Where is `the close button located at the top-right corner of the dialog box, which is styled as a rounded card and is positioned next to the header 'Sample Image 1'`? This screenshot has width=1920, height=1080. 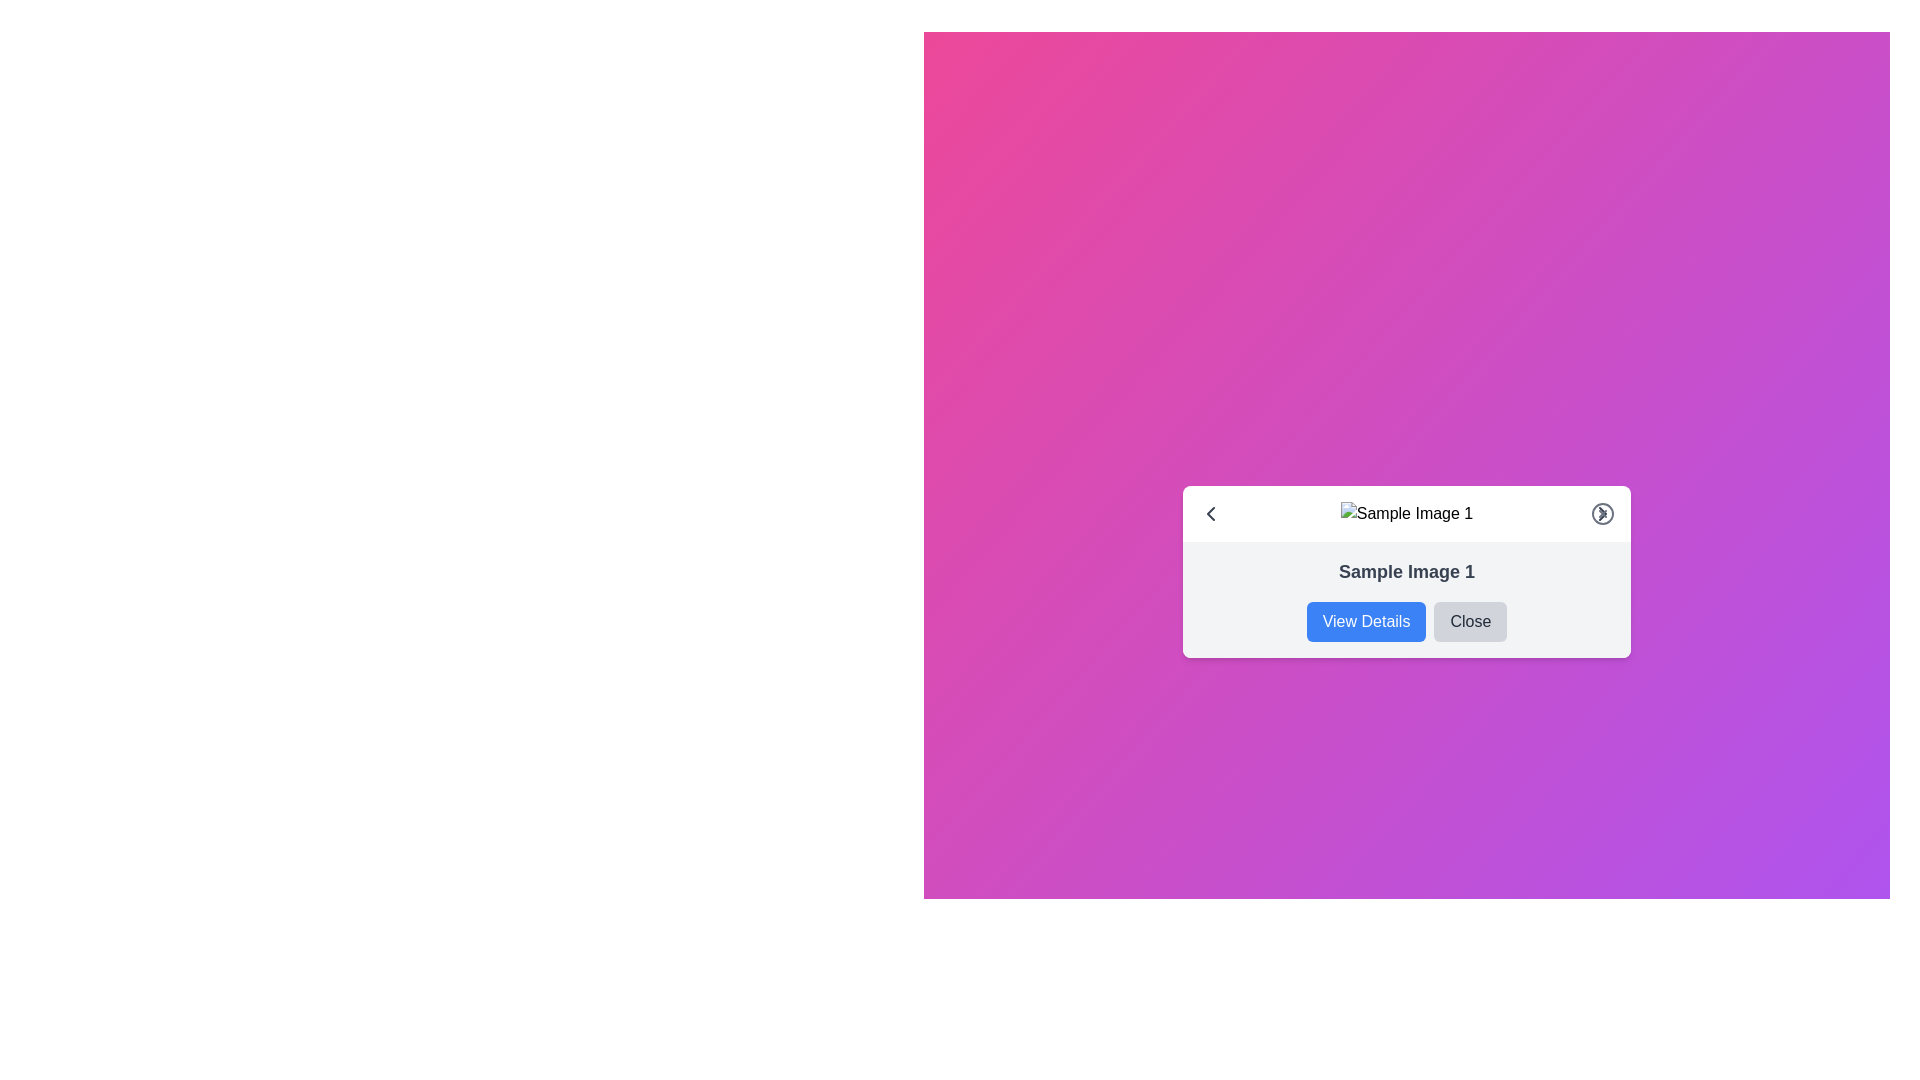 the close button located at the top-right corner of the dialog box, which is styled as a rounded card and is positioned next to the header 'Sample Image 1' is located at coordinates (1603, 512).